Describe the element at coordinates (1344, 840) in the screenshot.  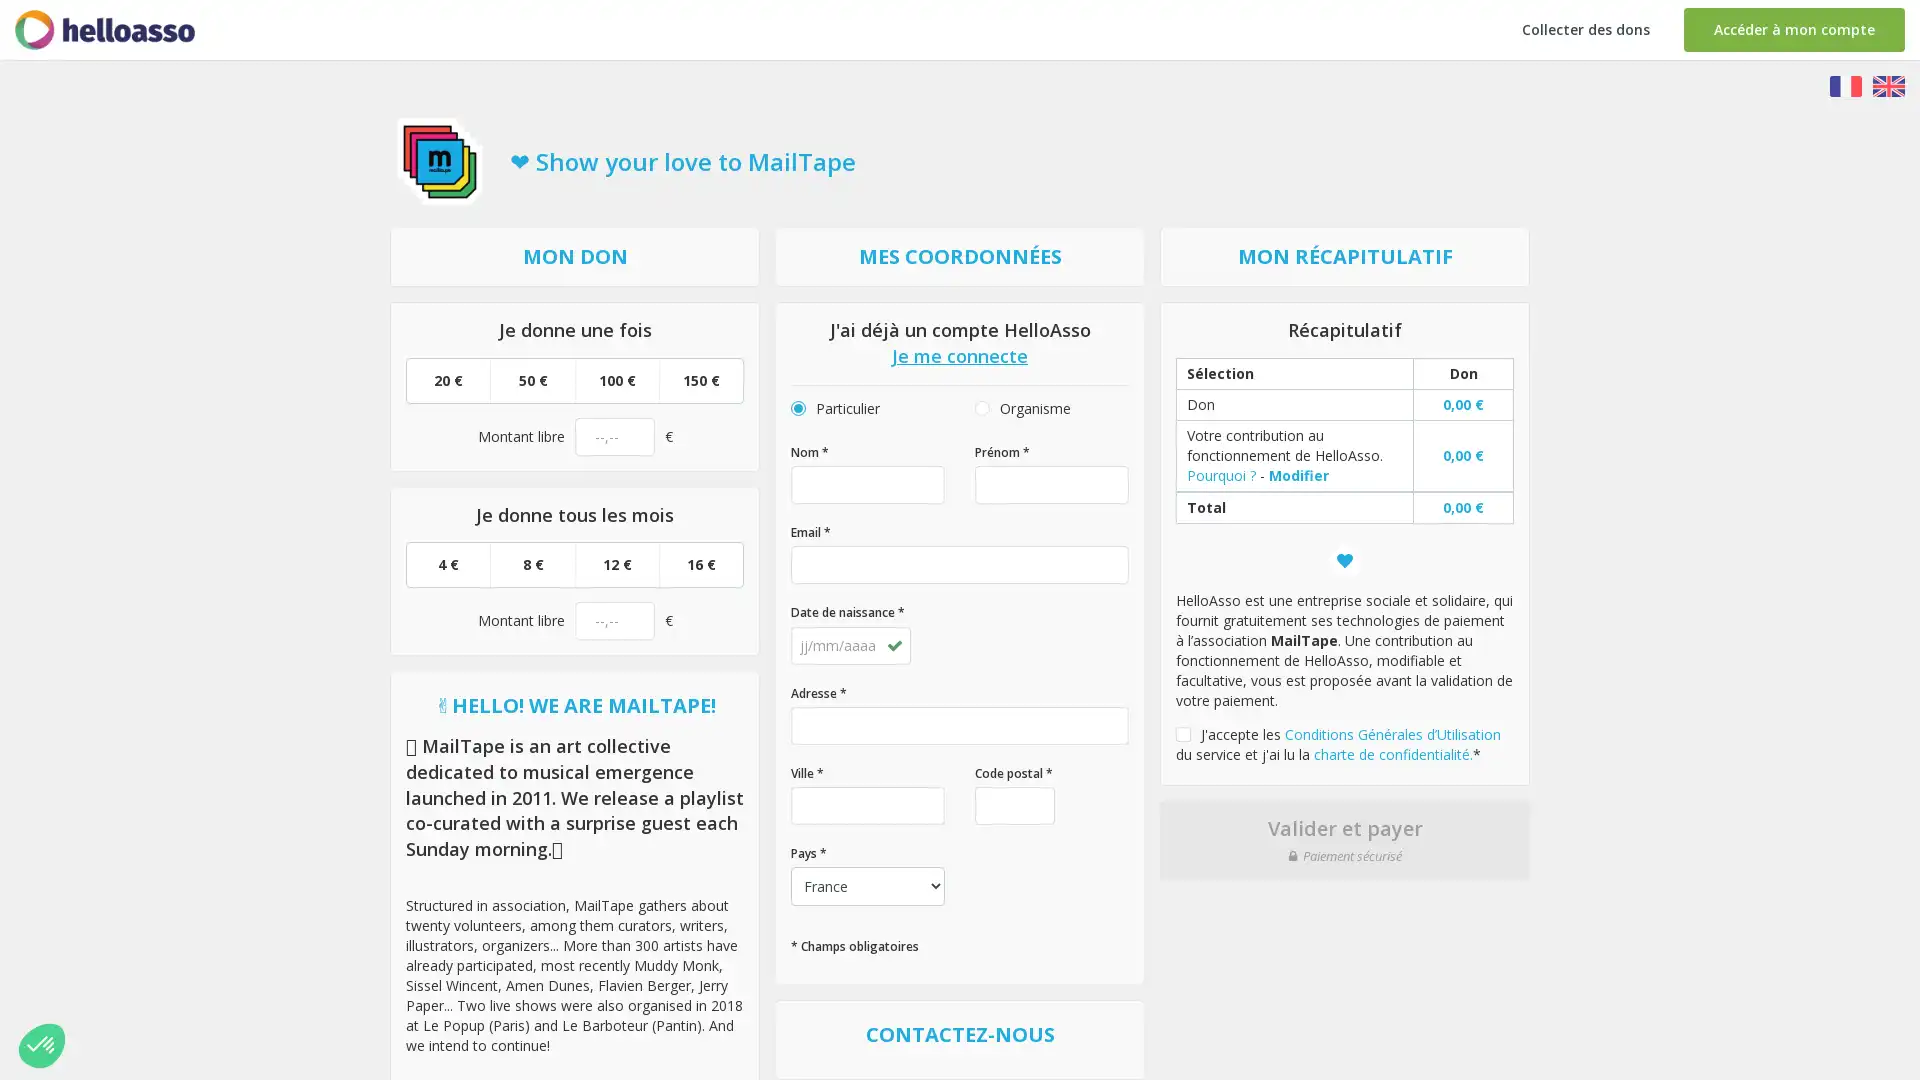
I see `Valider et payer Paiement securise` at that location.